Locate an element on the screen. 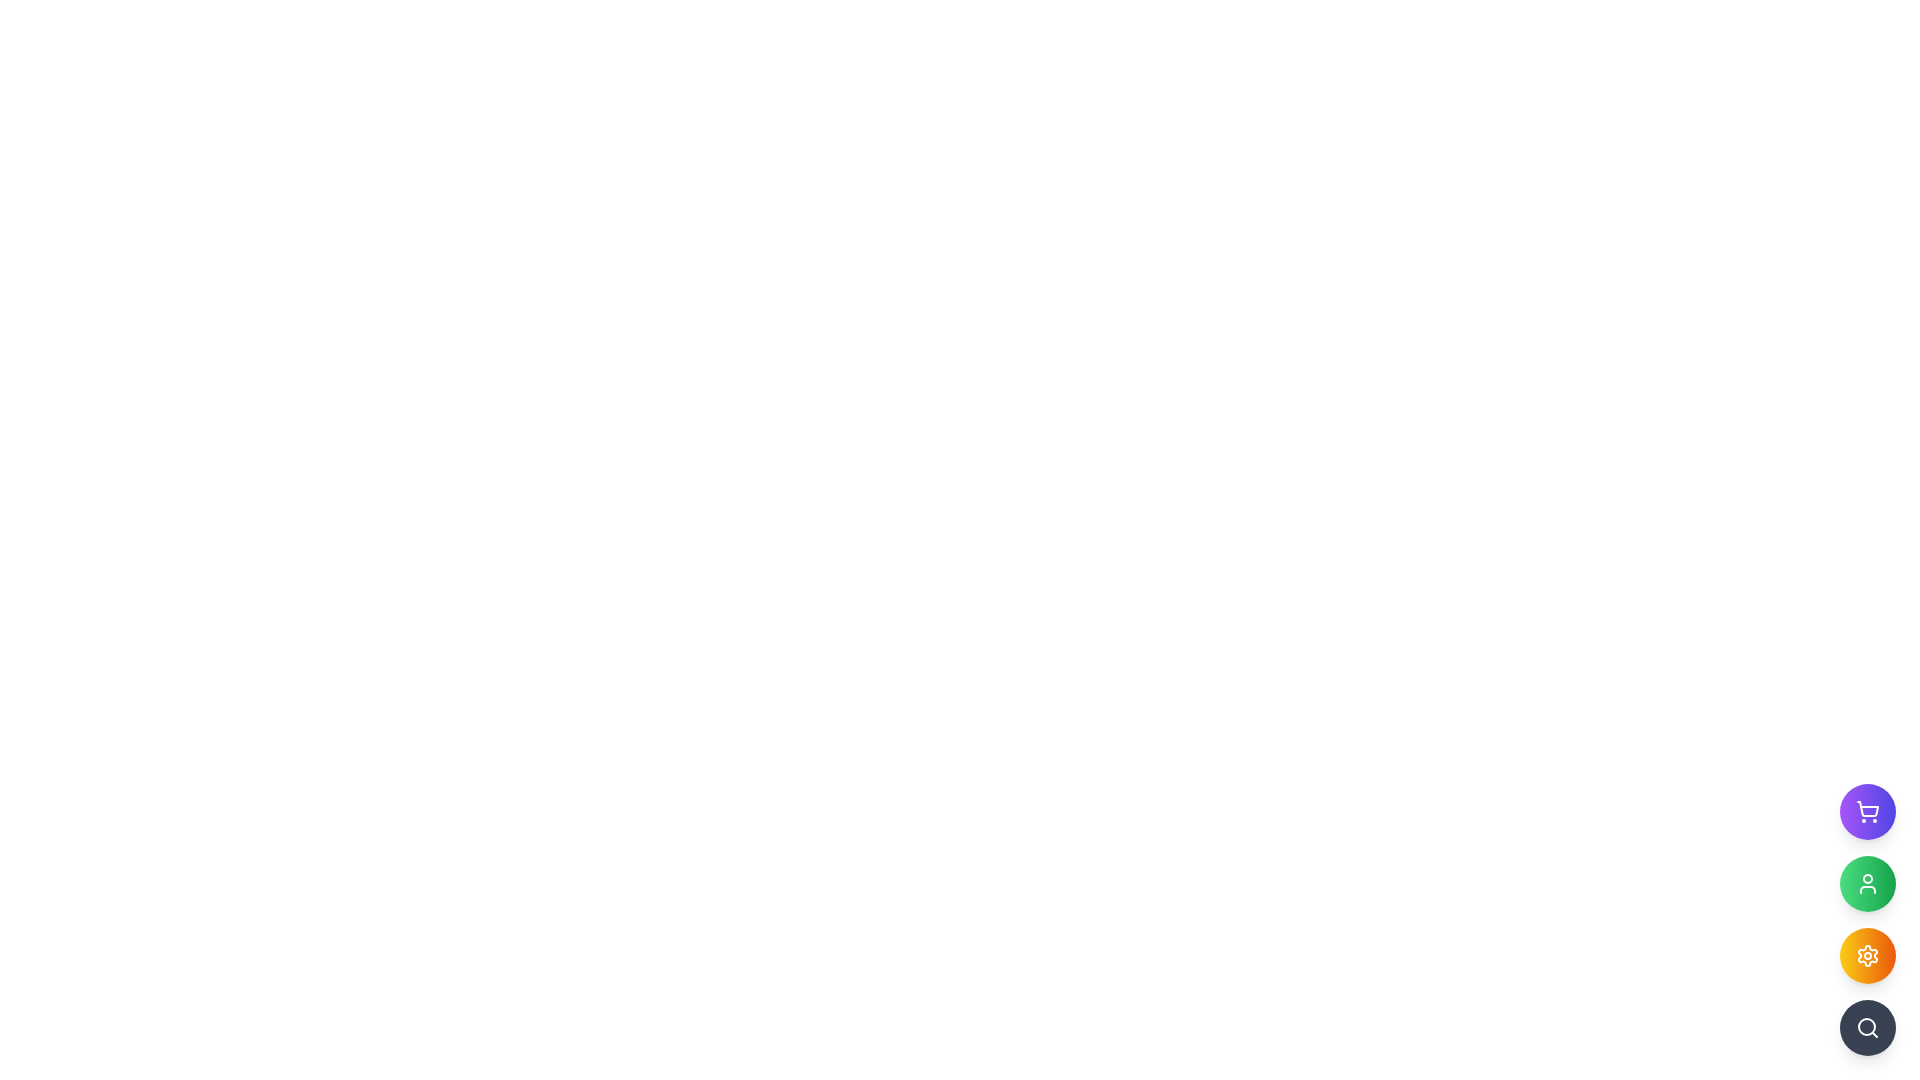 This screenshot has height=1080, width=1920. the bottom-most circular button containing a black magnifying glass icon to initiate a search action is located at coordinates (1866, 1028).